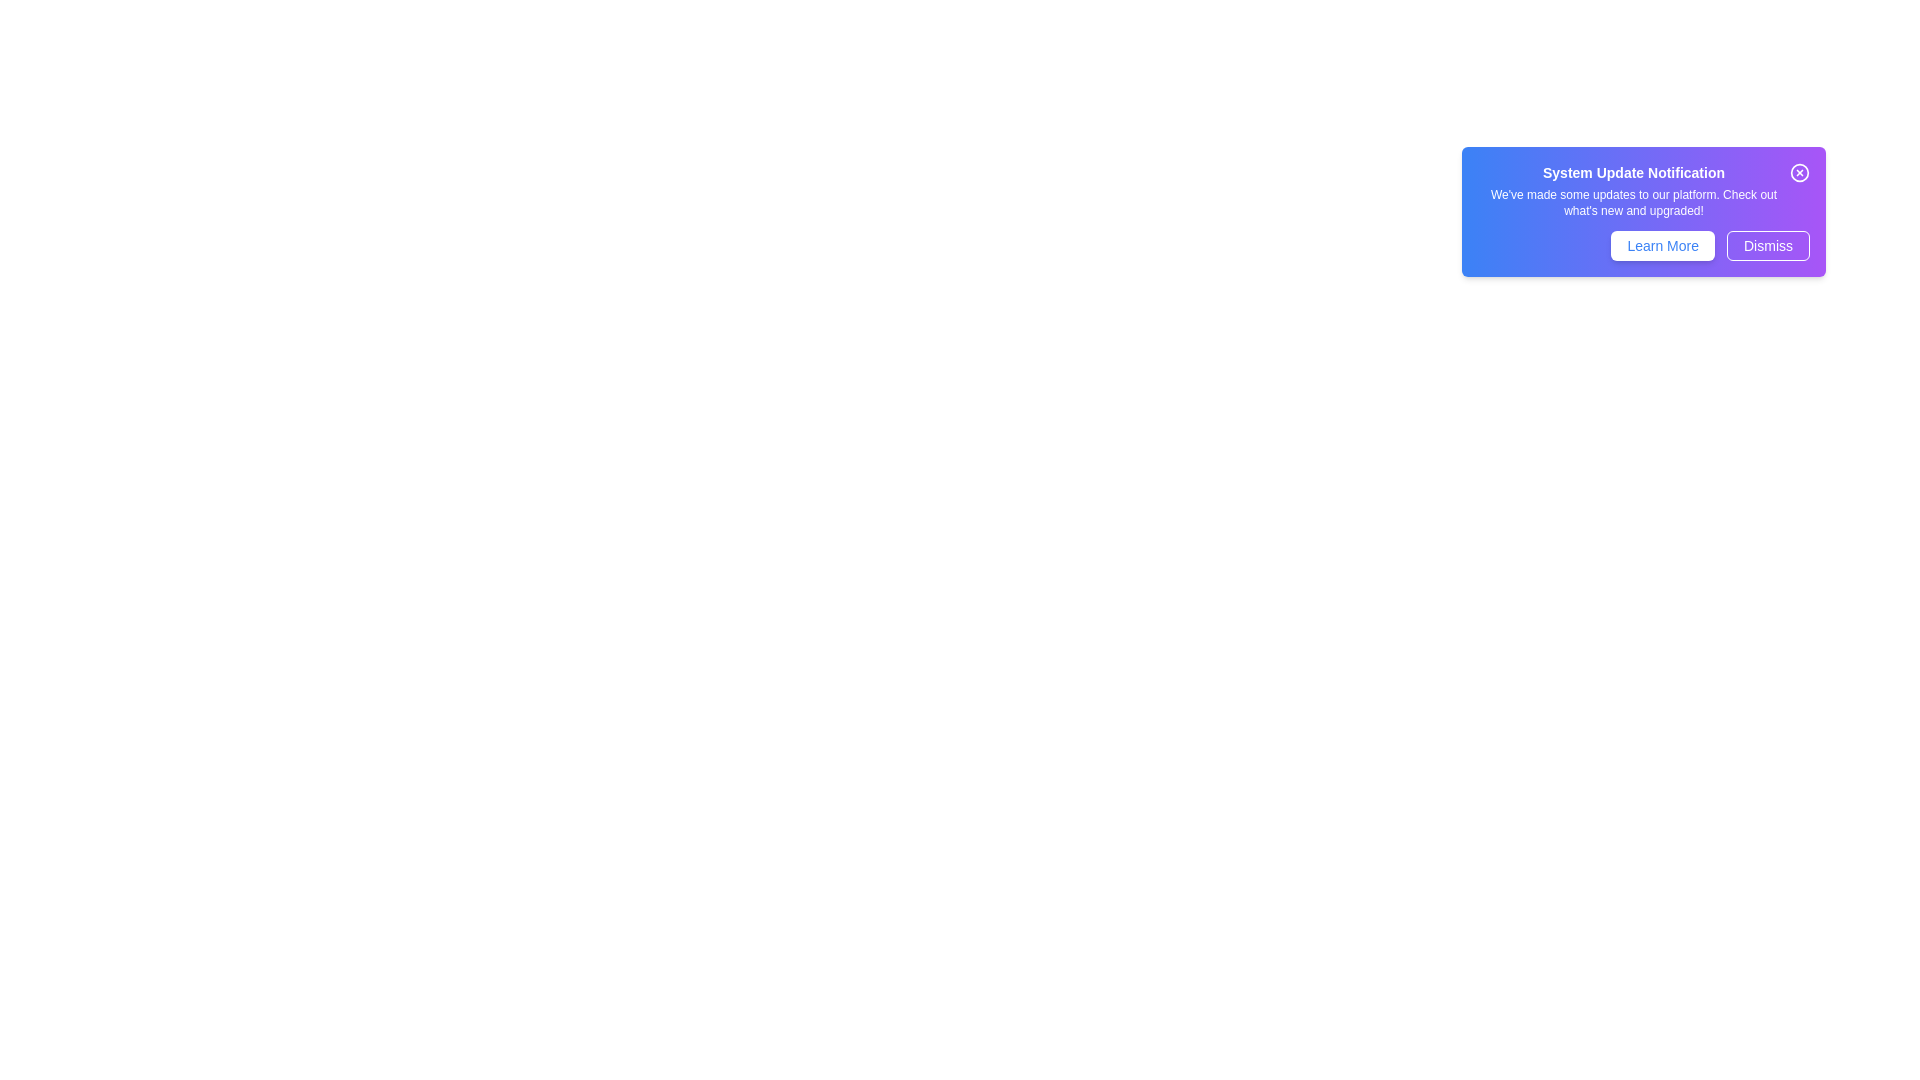  What do you see at coordinates (1768, 245) in the screenshot?
I see `the dismissal button located in the top right corner of the modal dialog box` at bounding box center [1768, 245].